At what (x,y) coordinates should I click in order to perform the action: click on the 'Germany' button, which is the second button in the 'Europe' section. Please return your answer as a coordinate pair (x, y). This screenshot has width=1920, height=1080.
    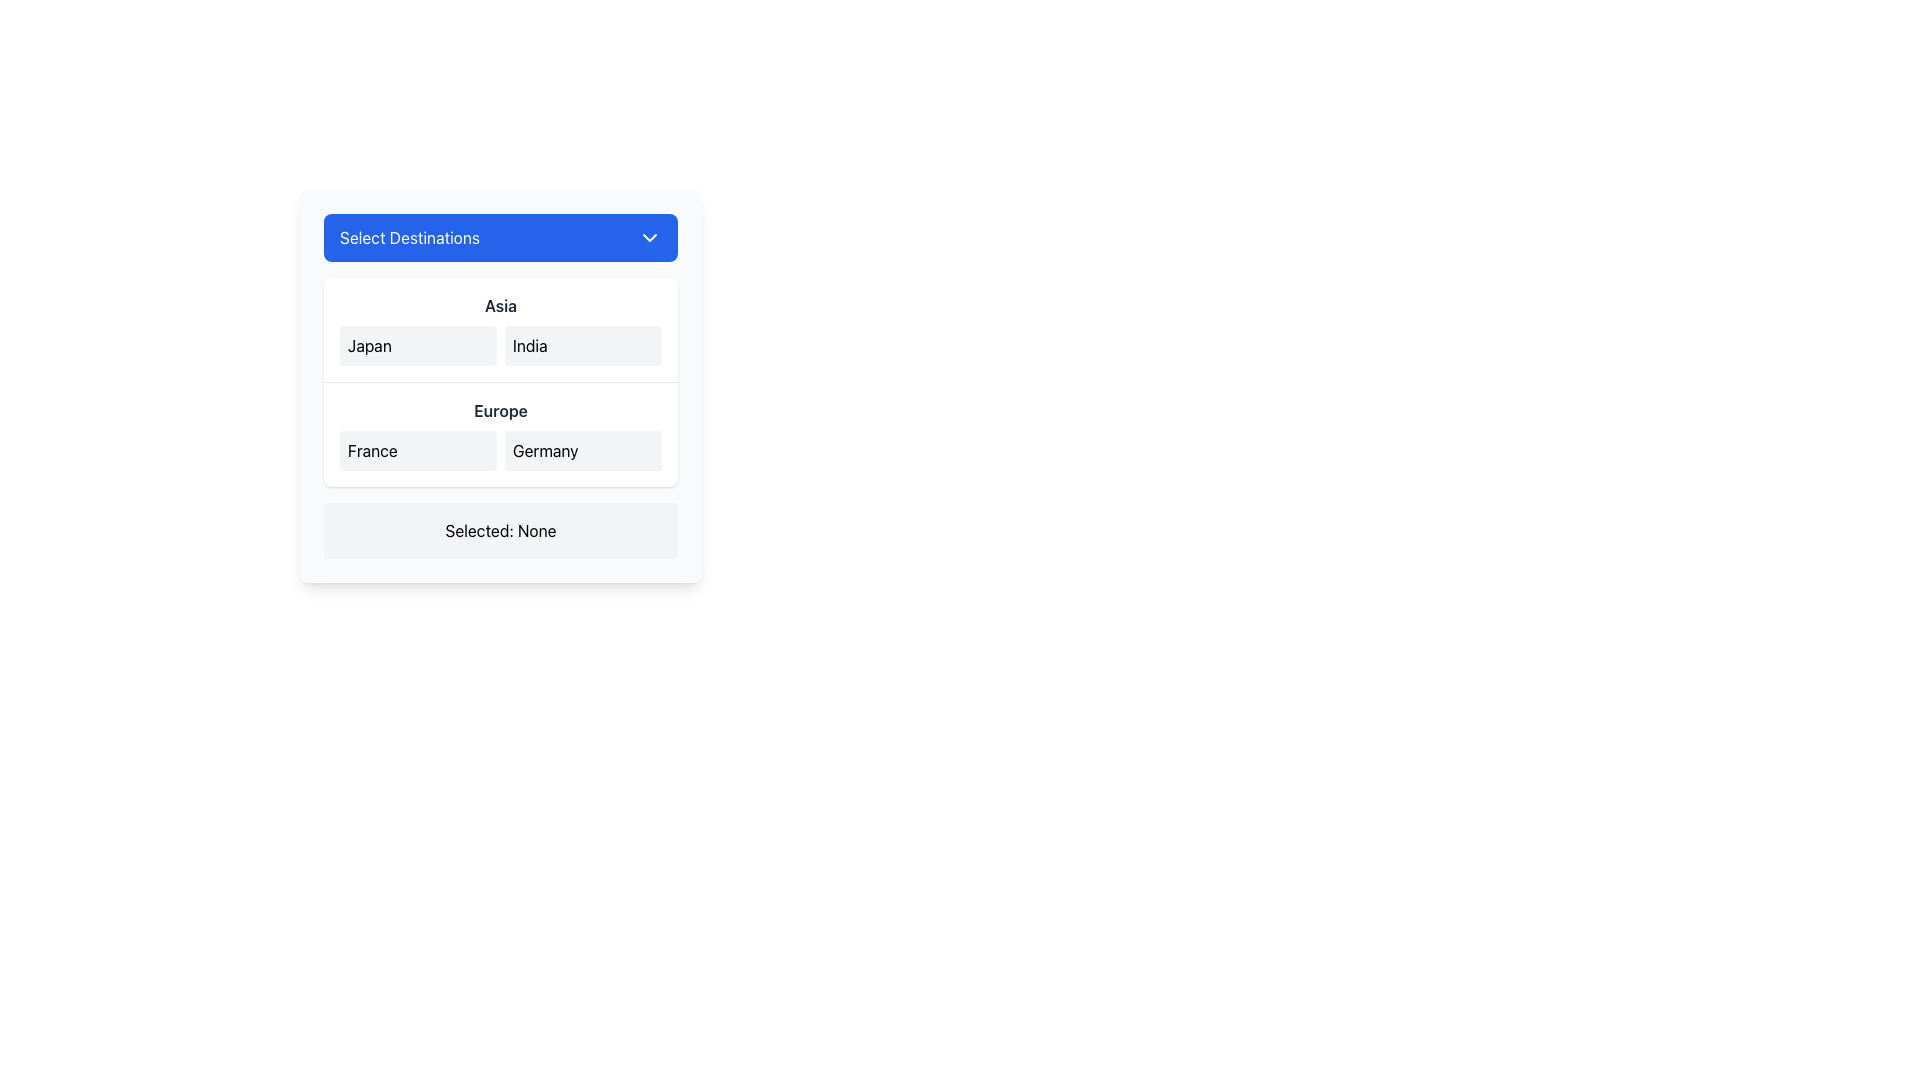
    Looking at the image, I should click on (582, 451).